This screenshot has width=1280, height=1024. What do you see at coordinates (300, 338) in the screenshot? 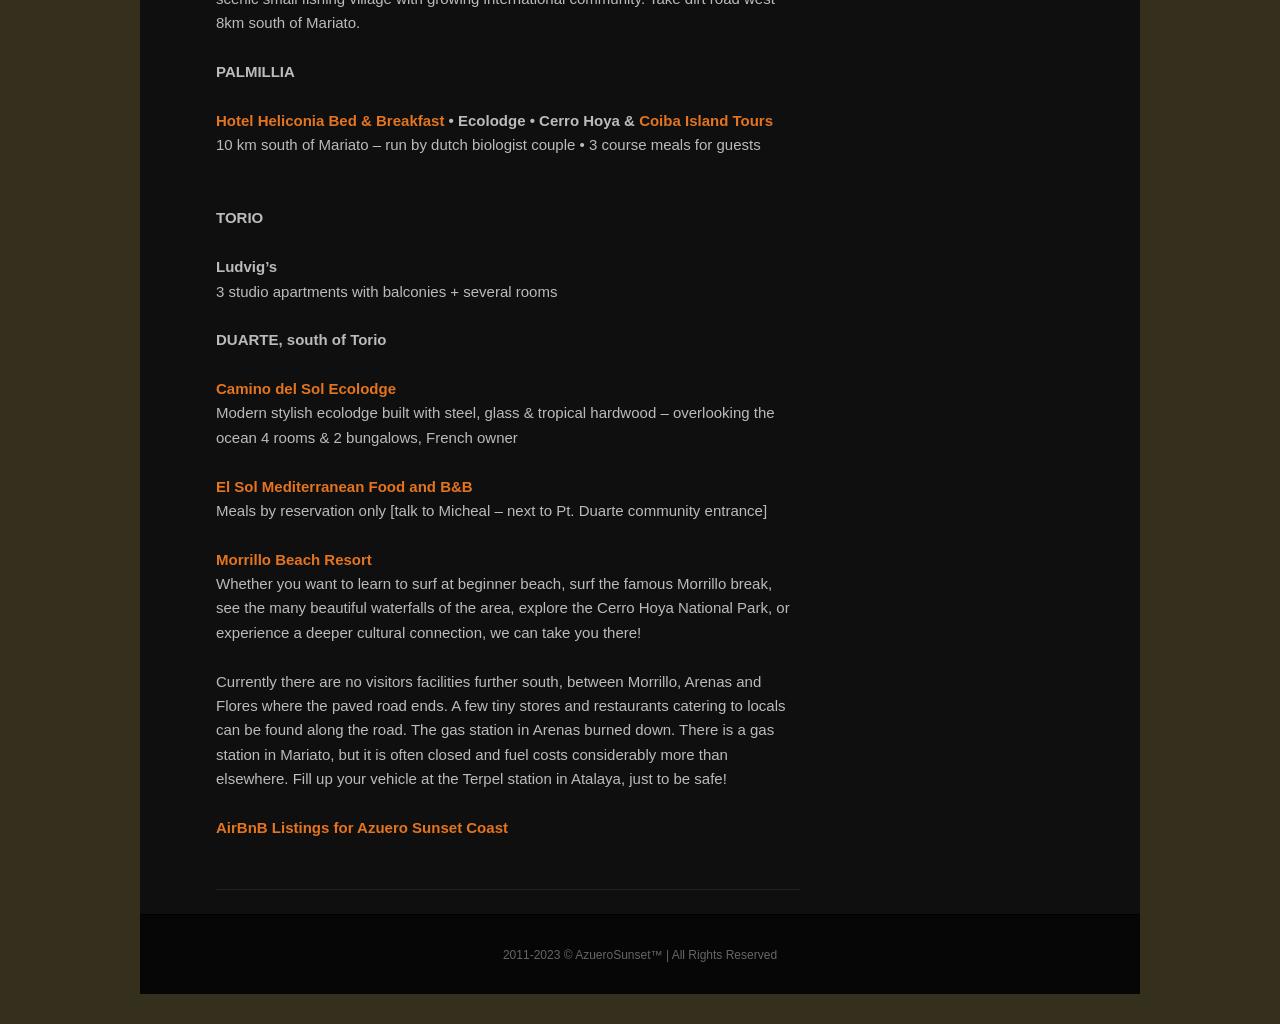
I see `'DUARTE, south of Torio'` at bounding box center [300, 338].